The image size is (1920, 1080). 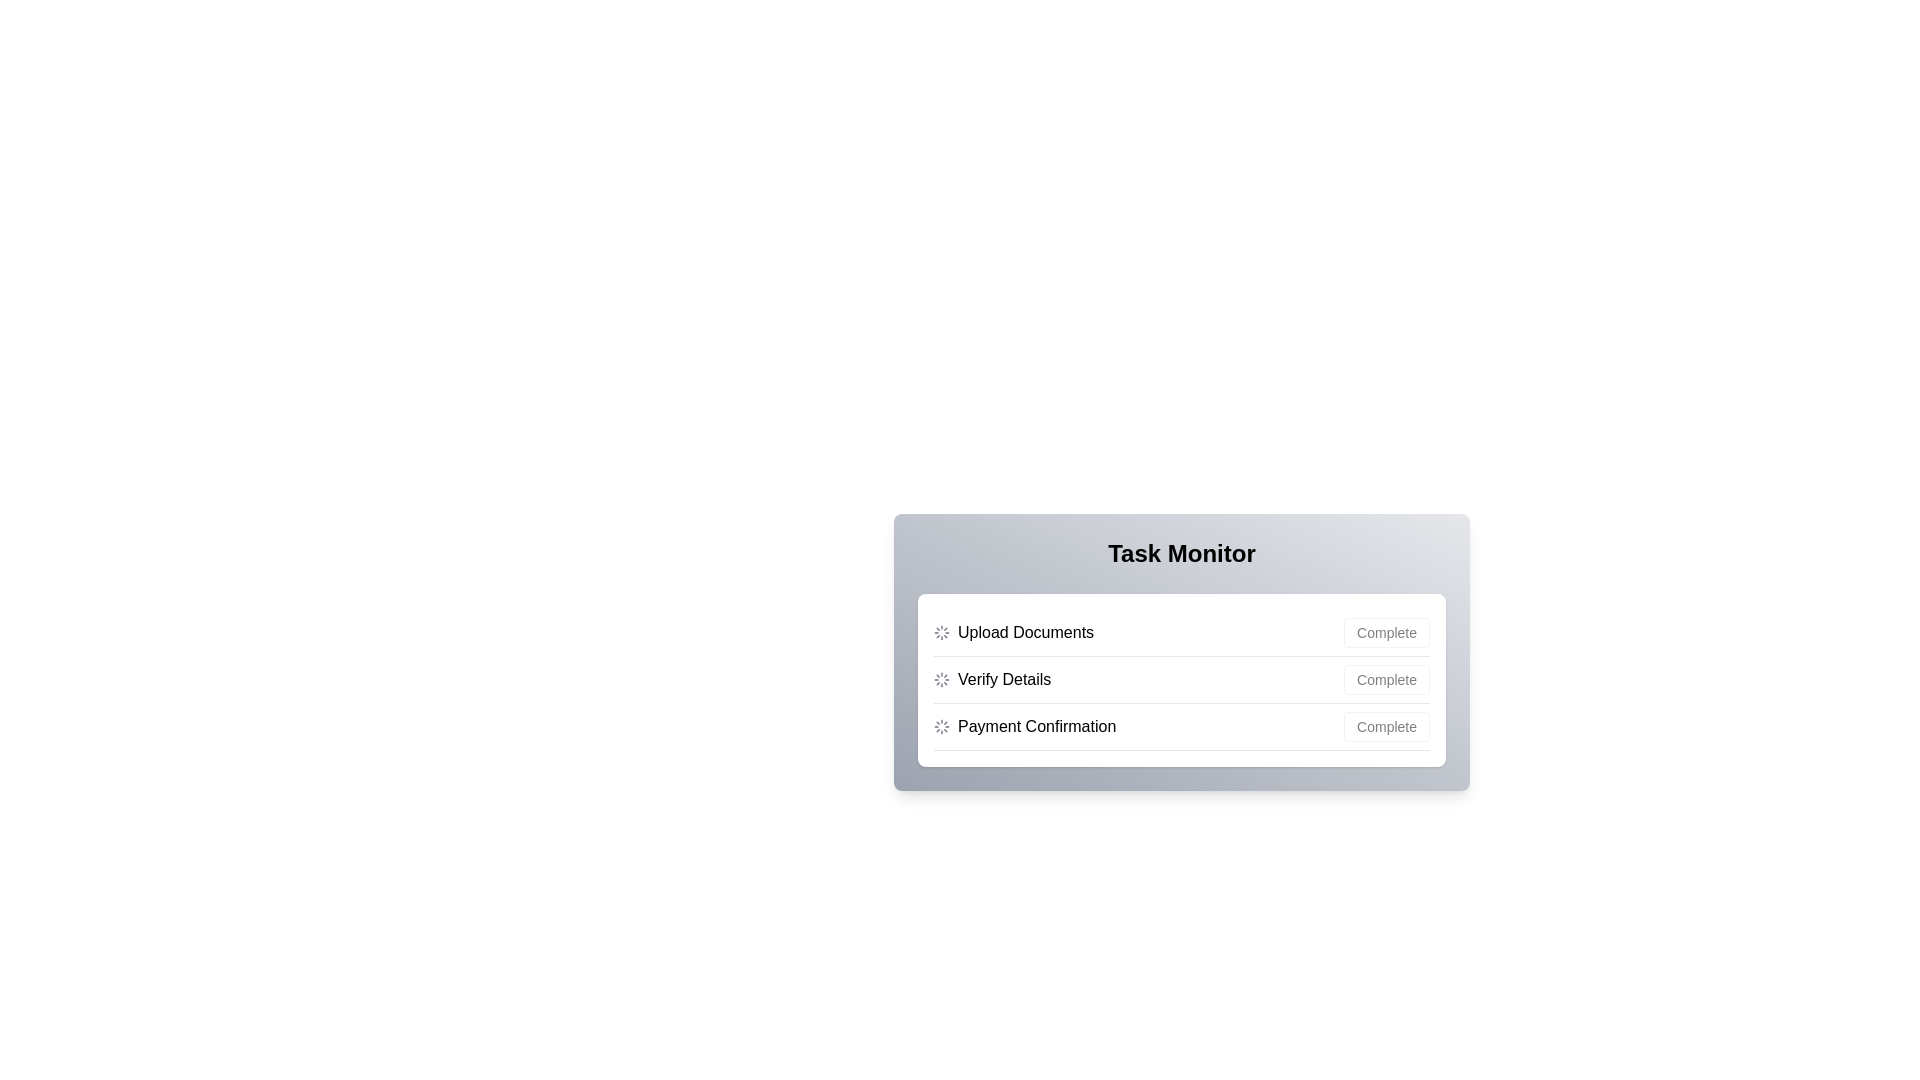 I want to click on the 'Payment Confirmation' text label, which is the third item in the vertical list under the 'Task Monitor' heading, so click(x=1037, y=726).